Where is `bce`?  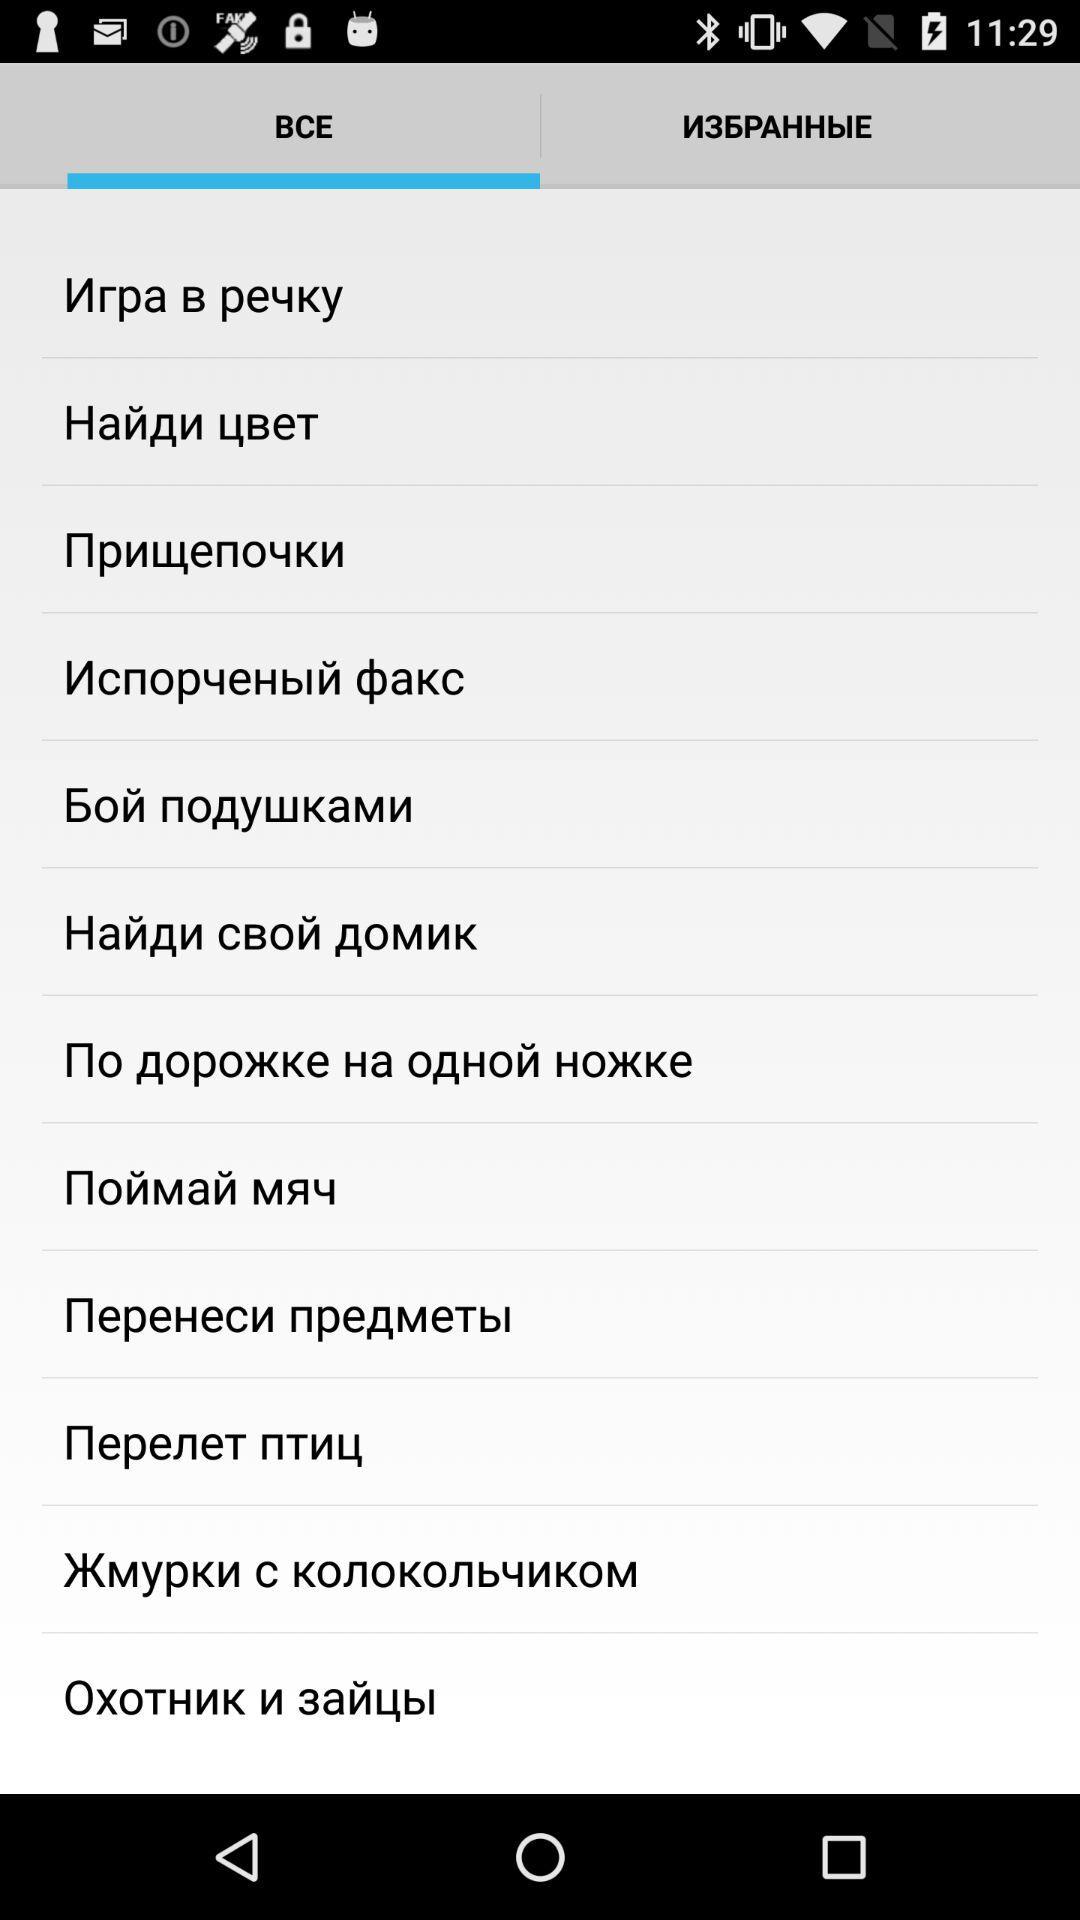
bce is located at coordinates (304, 124).